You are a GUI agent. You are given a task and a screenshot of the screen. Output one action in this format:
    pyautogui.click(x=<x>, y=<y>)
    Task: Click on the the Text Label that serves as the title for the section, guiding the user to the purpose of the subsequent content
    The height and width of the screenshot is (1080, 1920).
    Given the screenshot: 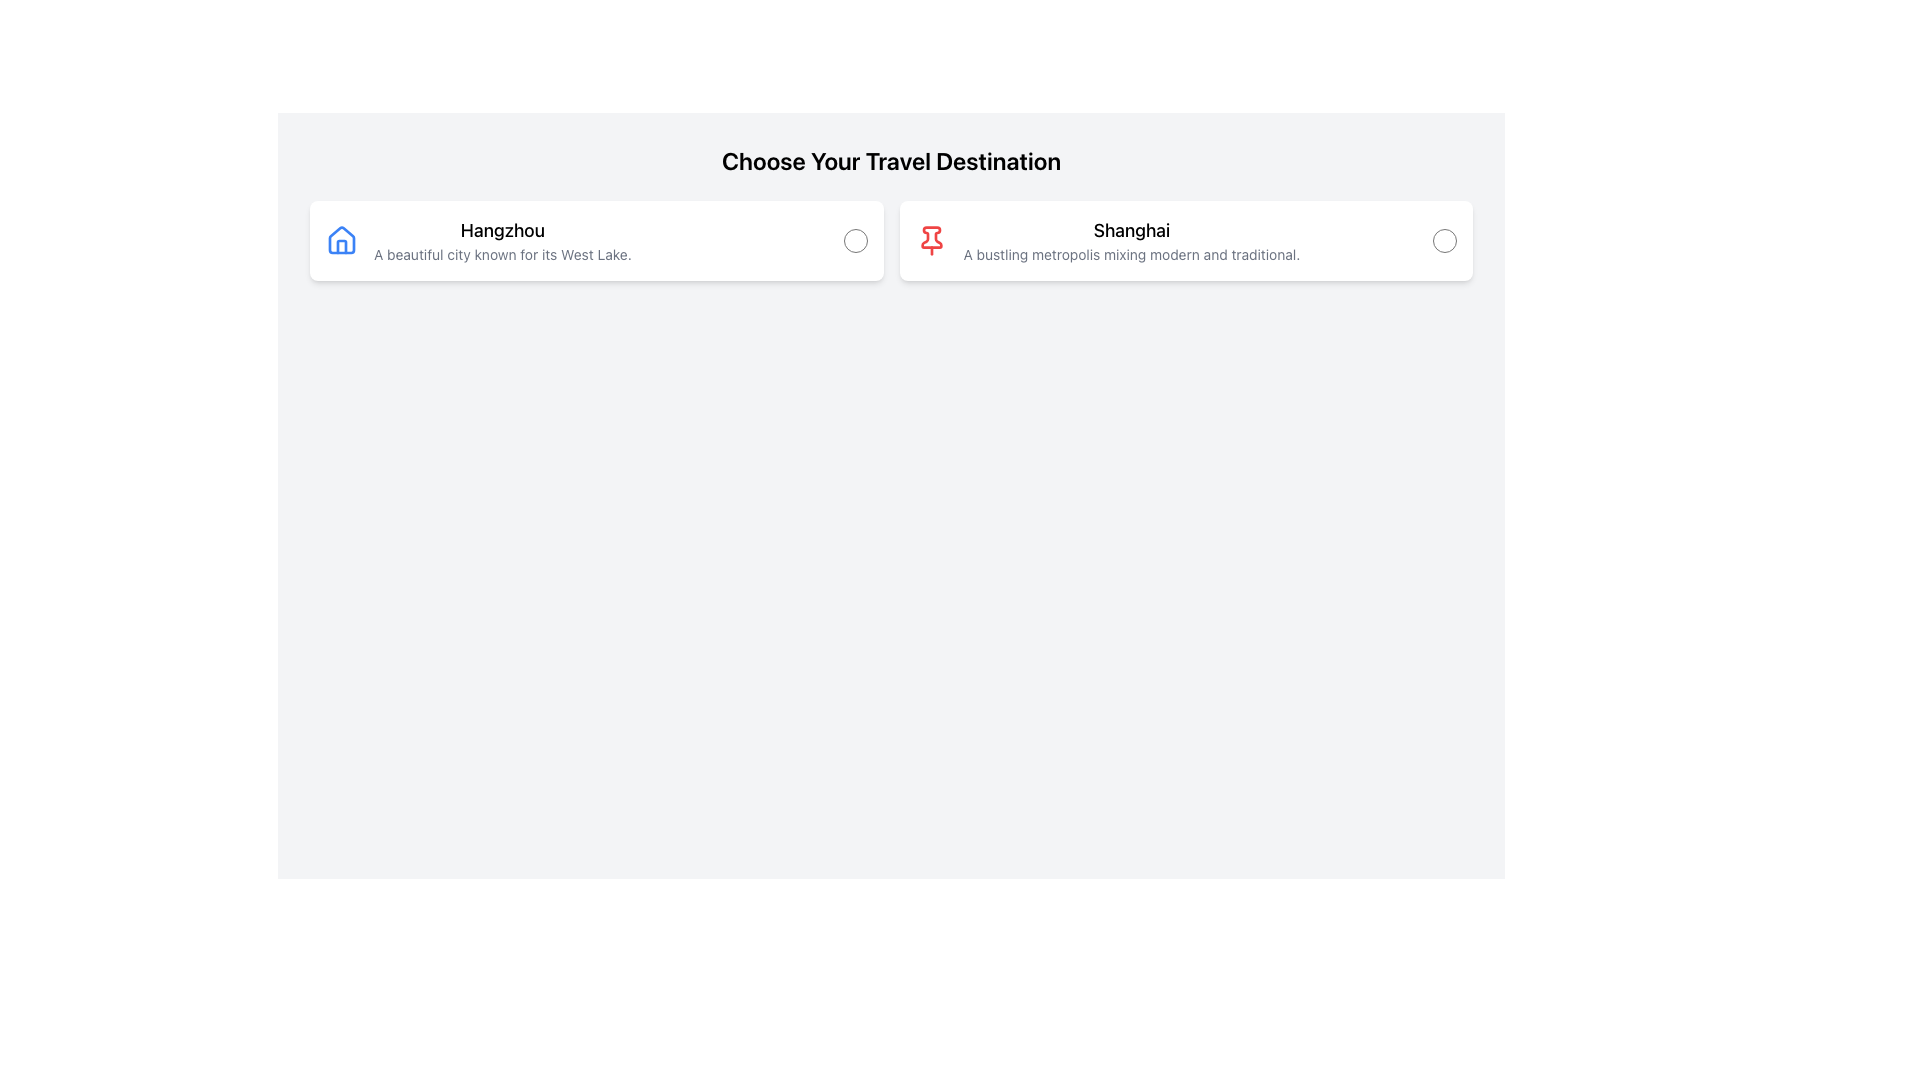 What is the action you would take?
    pyautogui.click(x=890, y=160)
    